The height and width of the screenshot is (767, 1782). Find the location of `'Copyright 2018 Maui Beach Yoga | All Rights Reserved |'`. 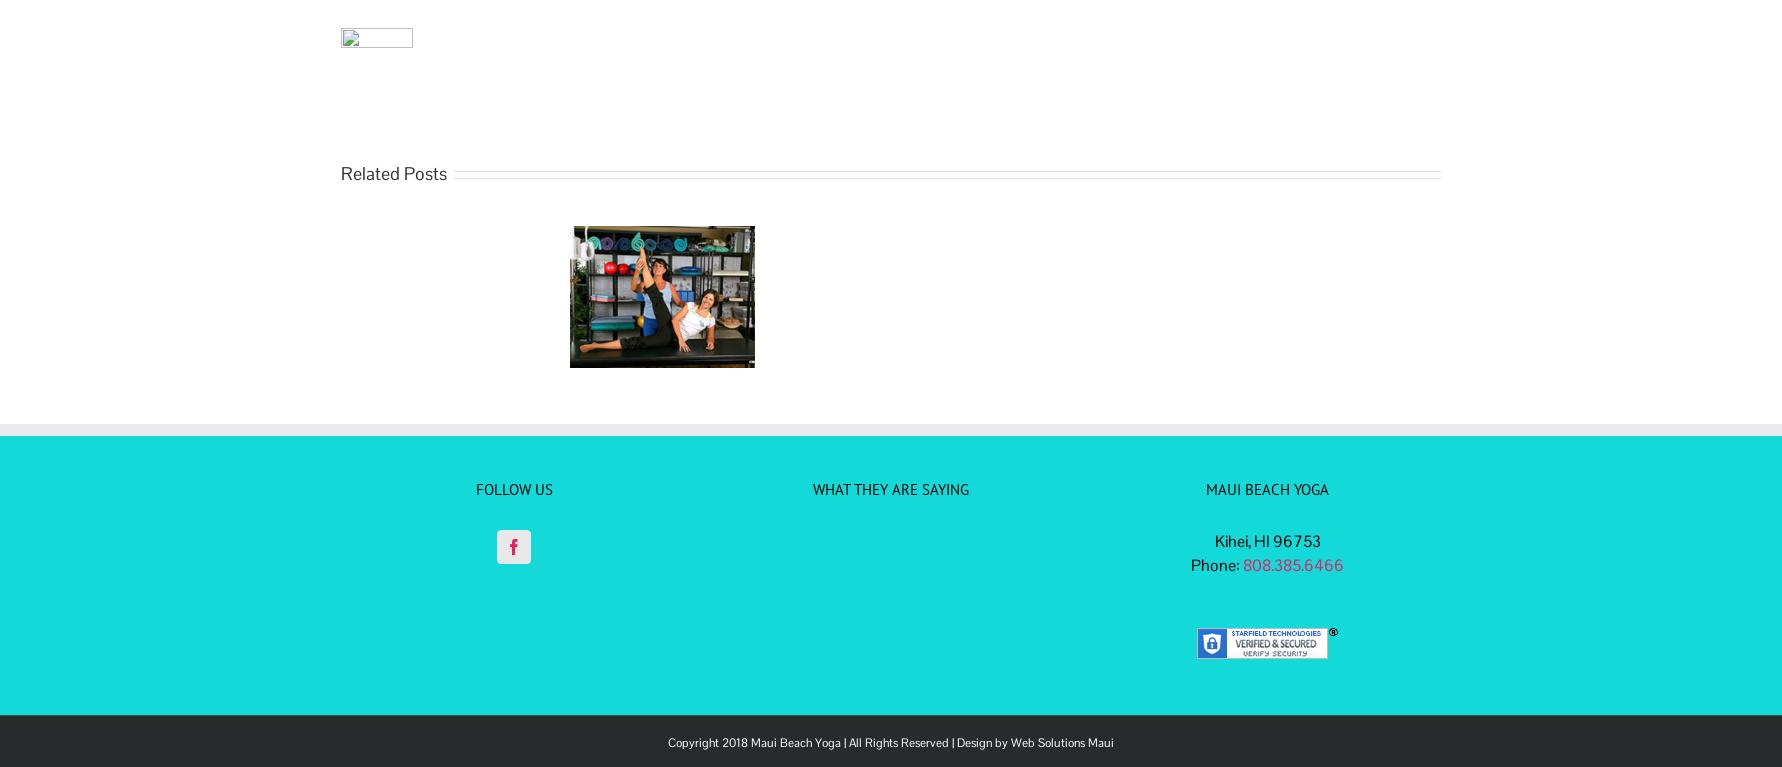

'Copyright 2018 Maui Beach Yoga | All Rights Reserved |' is located at coordinates (811, 741).